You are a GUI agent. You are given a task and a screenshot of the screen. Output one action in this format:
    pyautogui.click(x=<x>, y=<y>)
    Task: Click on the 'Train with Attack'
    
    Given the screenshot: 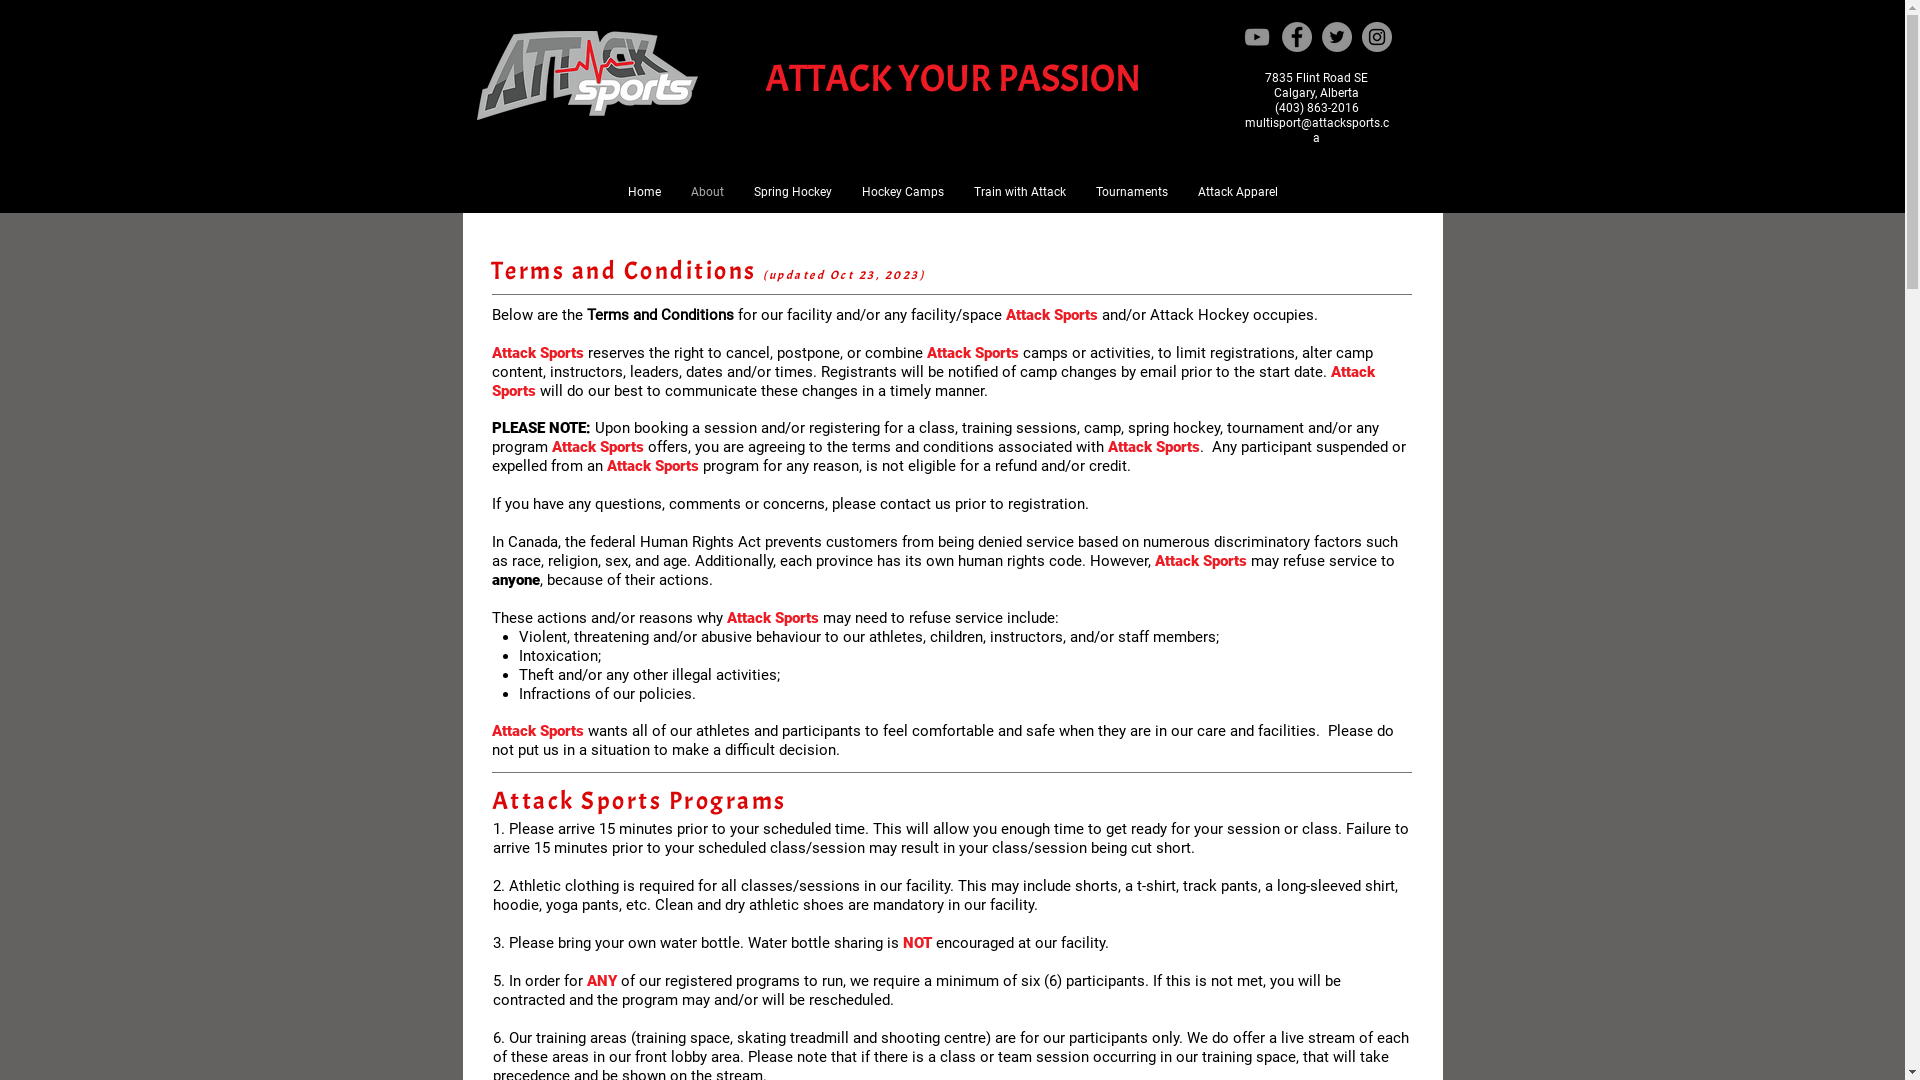 What is the action you would take?
    pyautogui.click(x=1018, y=192)
    